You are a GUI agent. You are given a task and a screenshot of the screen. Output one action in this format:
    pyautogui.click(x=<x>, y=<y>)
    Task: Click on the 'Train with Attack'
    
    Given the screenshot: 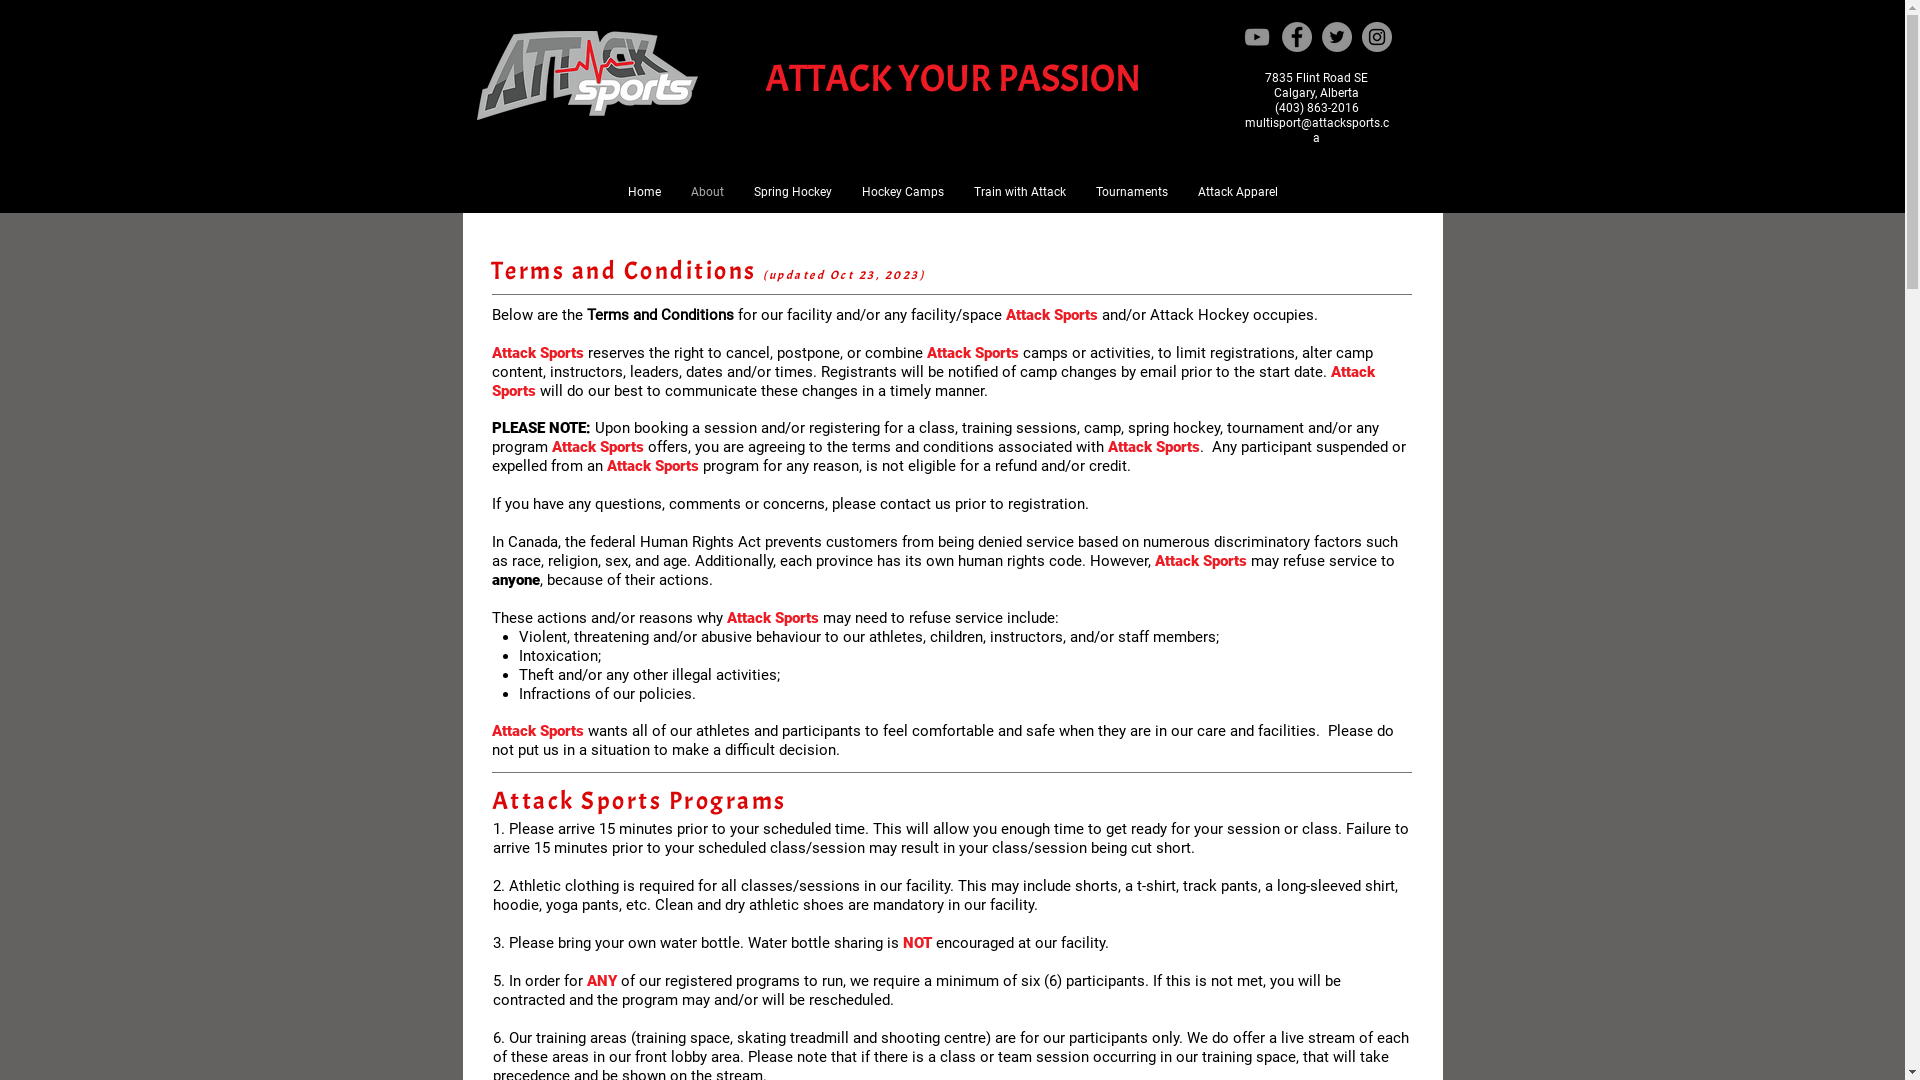 What is the action you would take?
    pyautogui.click(x=1018, y=192)
    